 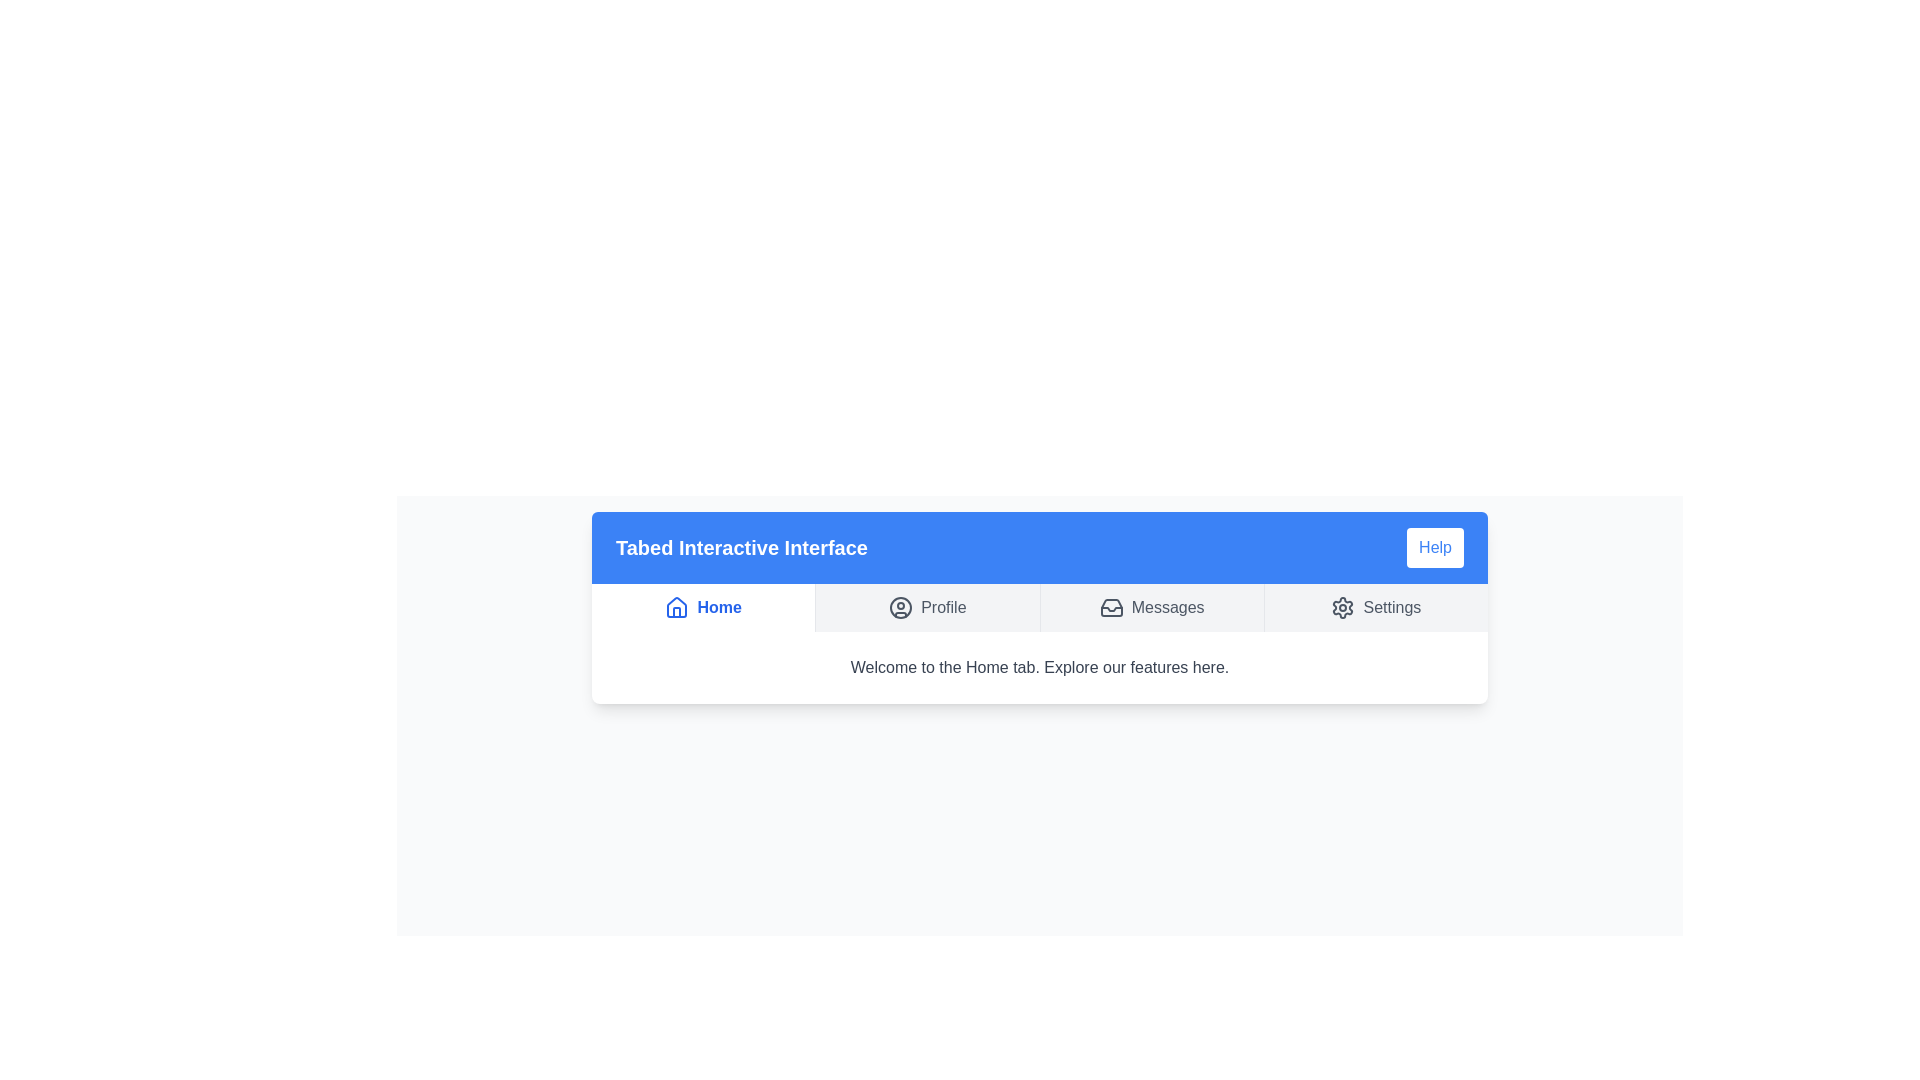 What do you see at coordinates (1375, 607) in the screenshot?
I see `the interactive button labeled 'Settings' with an icon, which is the fourth item in the menu bar, positioned to the right of 'Messages' and located in the bottom-center area of the interface` at bounding box center [1375, 607].